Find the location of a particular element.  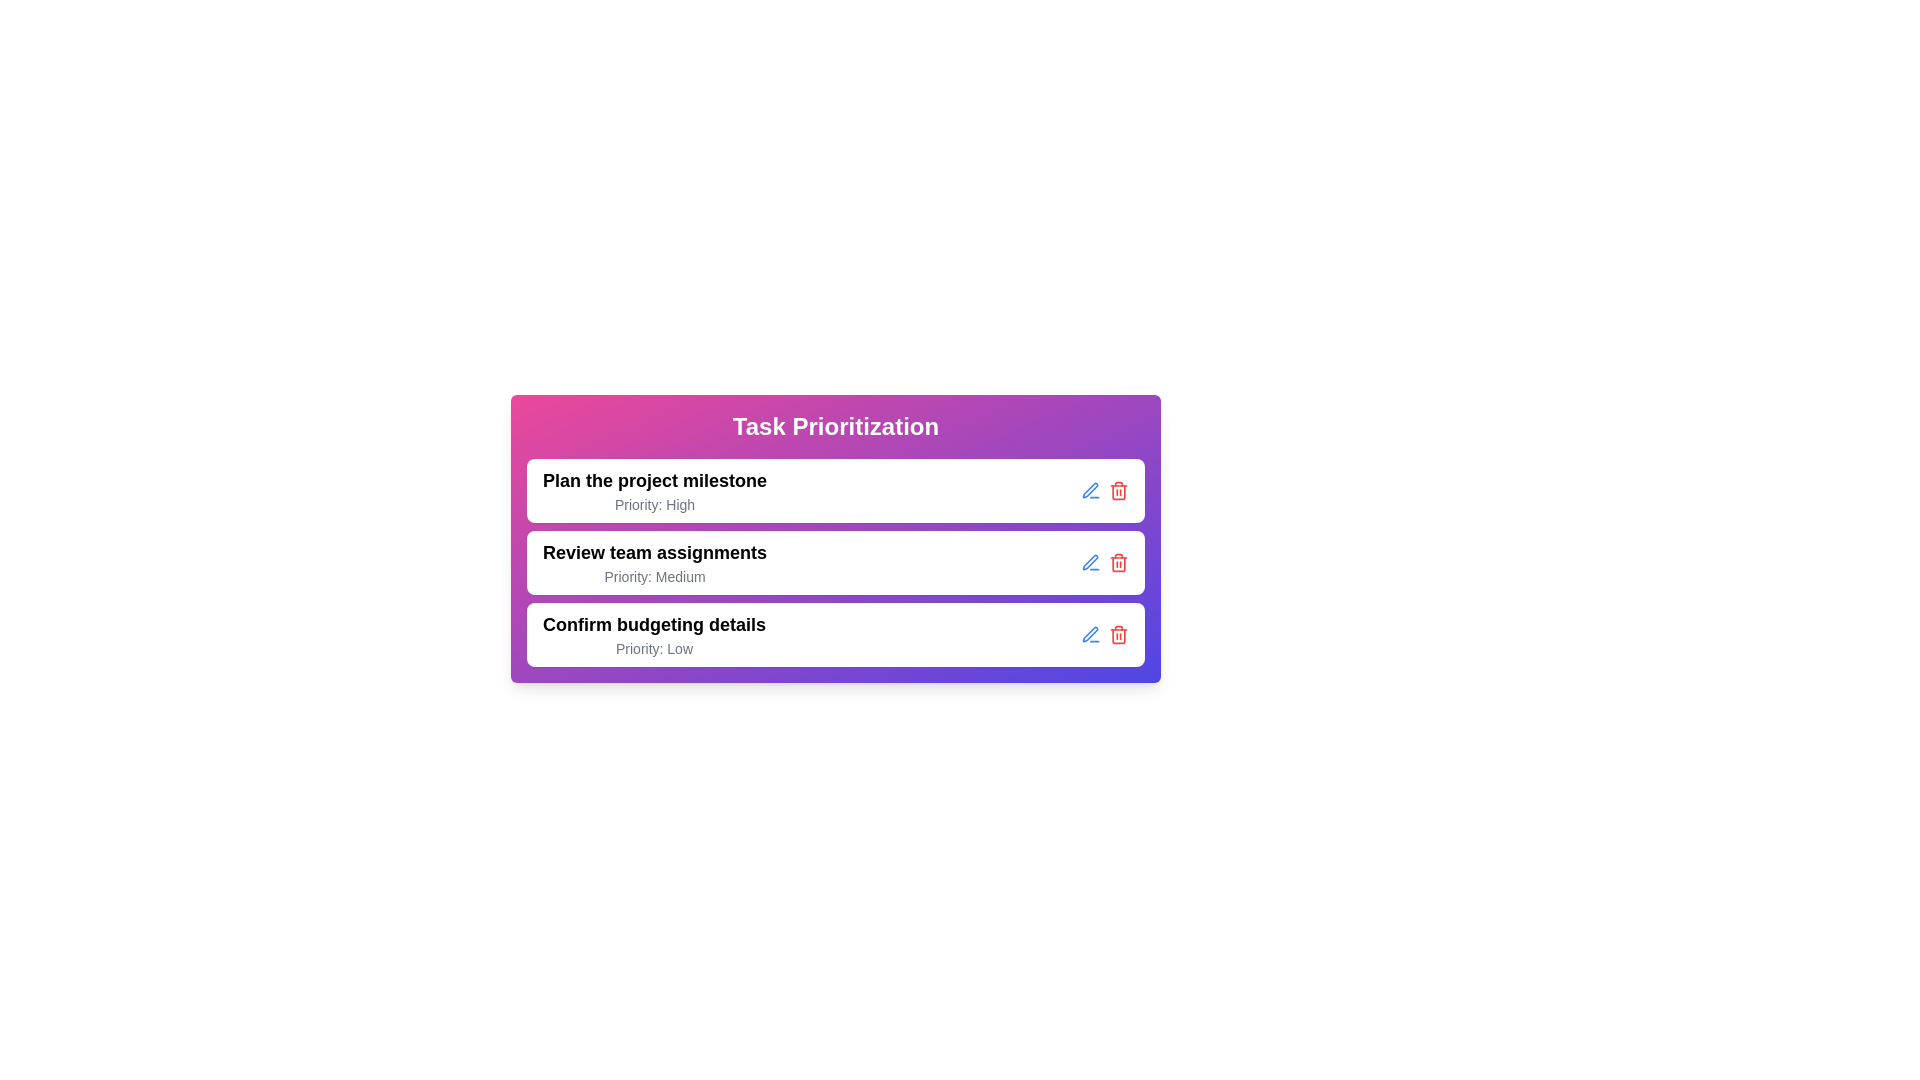

the outlined trash can icon button, which is red and located to the far right of the task titled 'Confirm budgeting details' is located at coordinates (1117, 635).